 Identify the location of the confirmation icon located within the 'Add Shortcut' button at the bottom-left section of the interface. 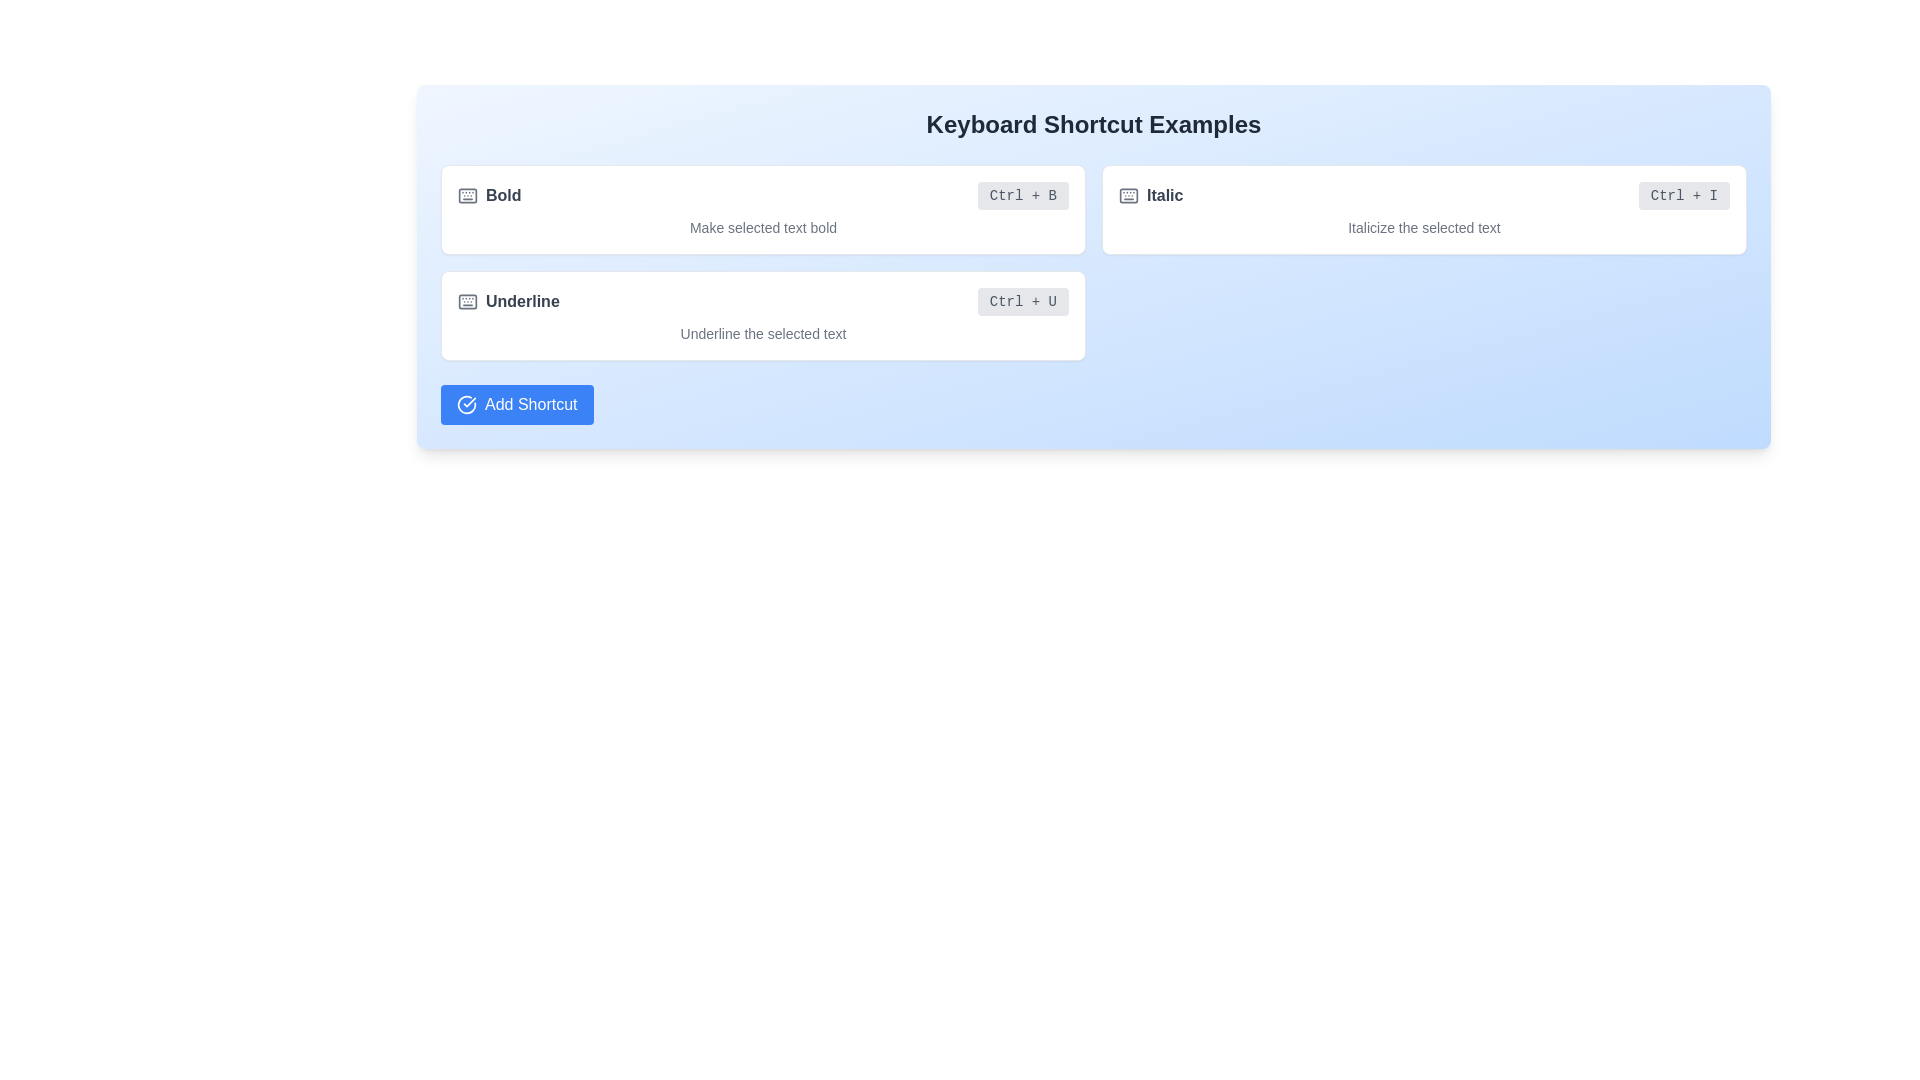
(465, 405).